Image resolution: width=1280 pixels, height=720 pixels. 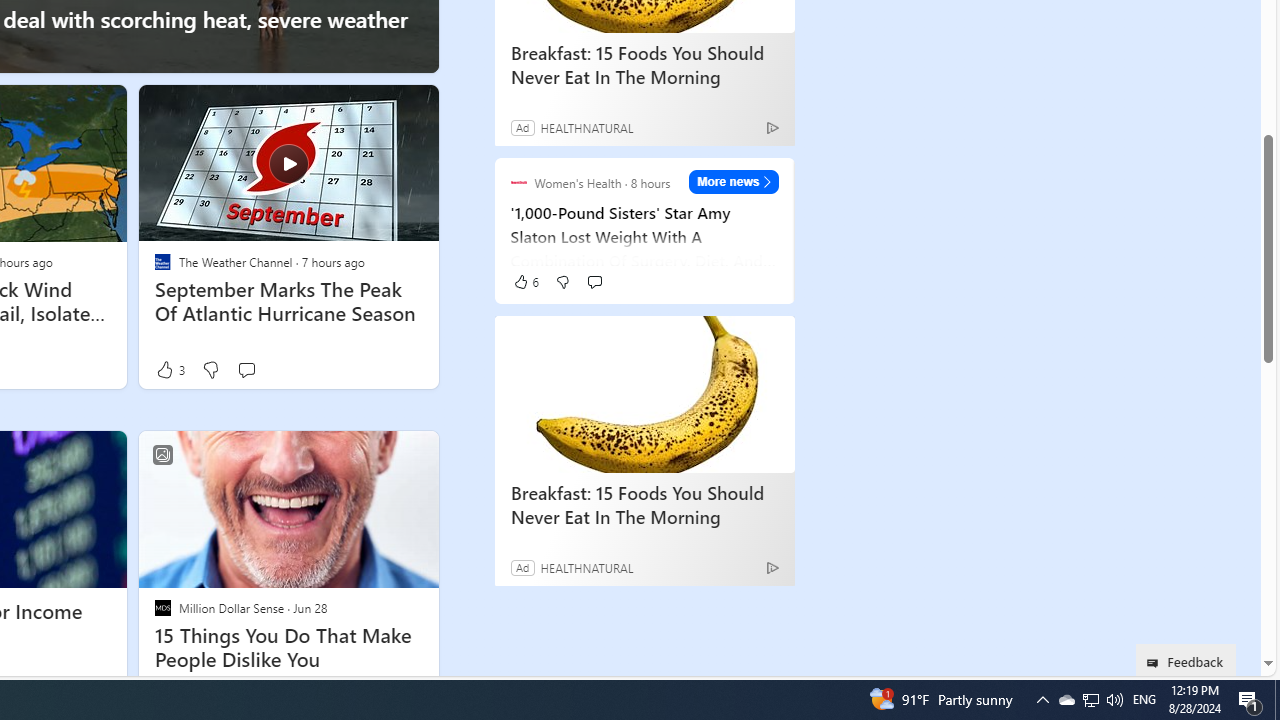 What do you see at coordinates (162, 261) in the screenshot?
I see `'The Weather Channel'` at bounding box center [162, 261].